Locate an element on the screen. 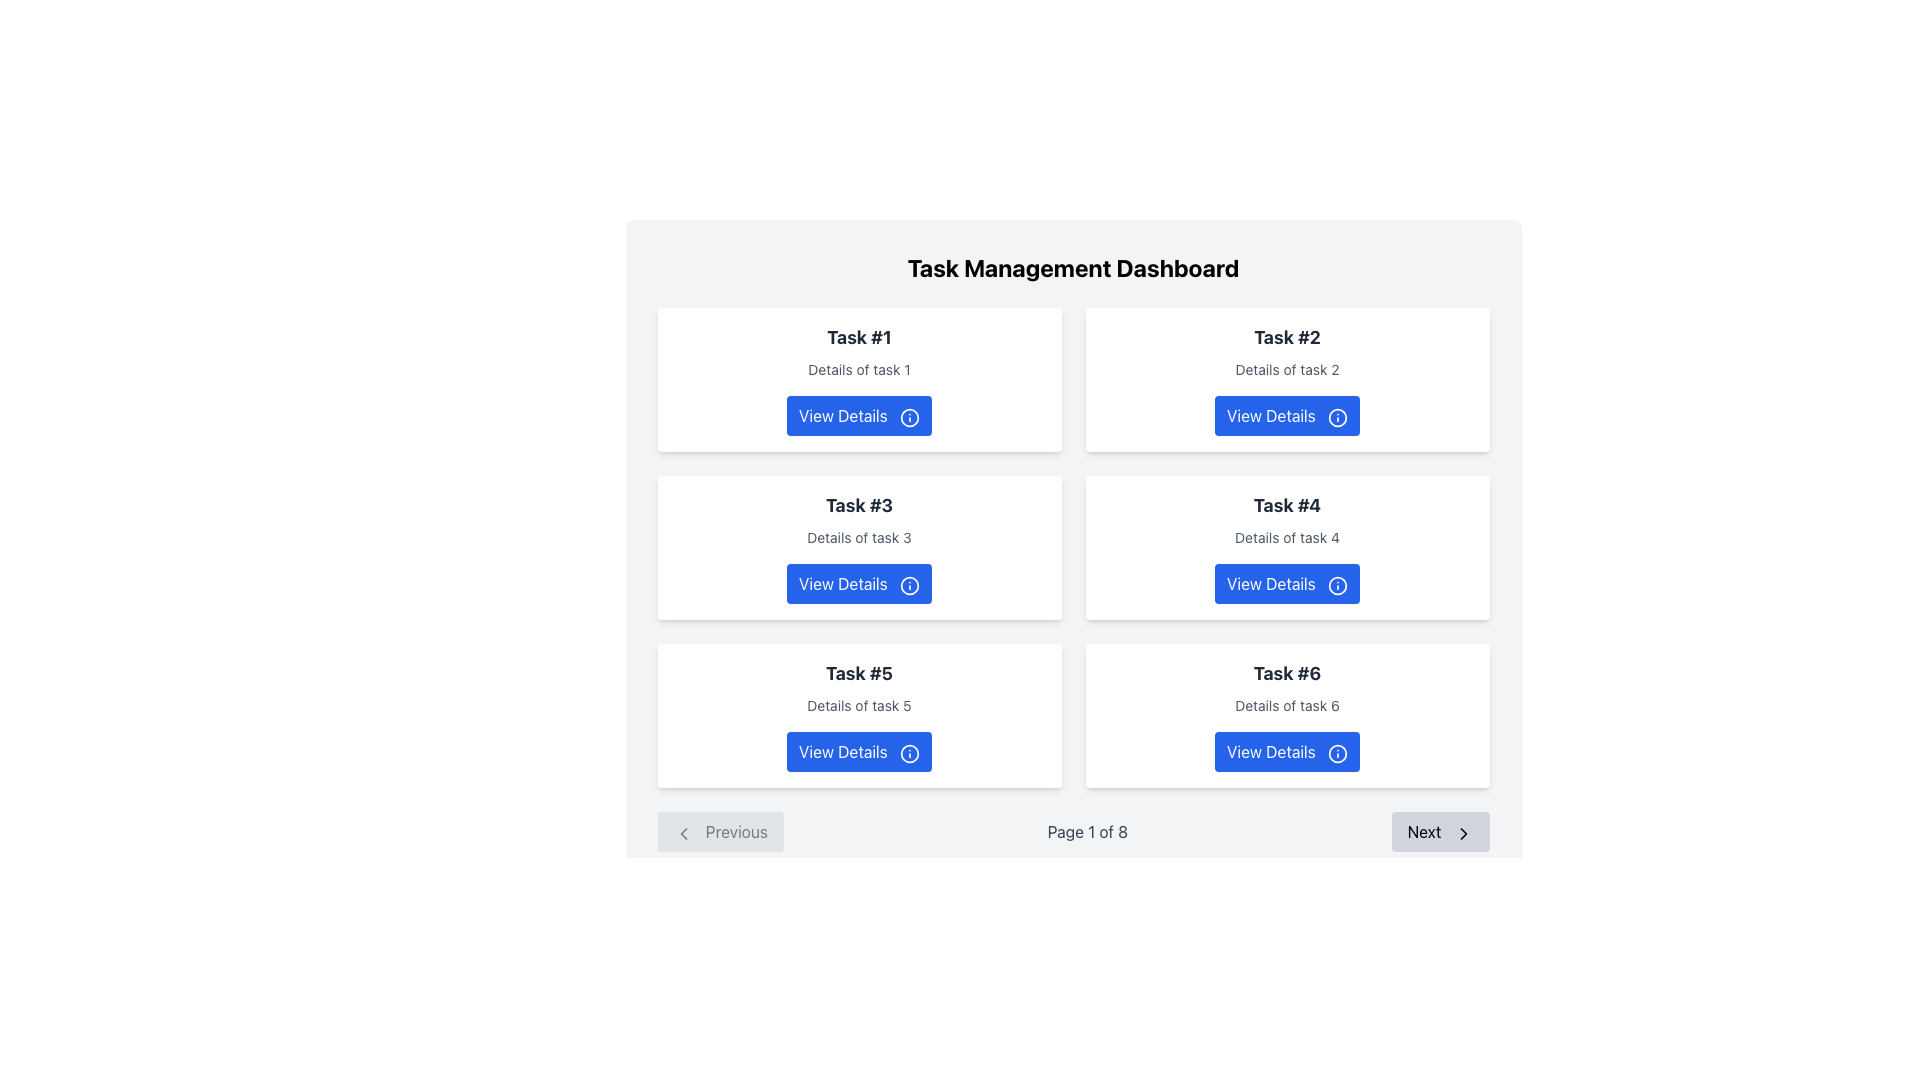  the info icon adjacent to the 'View Details' button on the second card labeled 'Task #2' in the grid layout is located at coordinates (1287, 380).